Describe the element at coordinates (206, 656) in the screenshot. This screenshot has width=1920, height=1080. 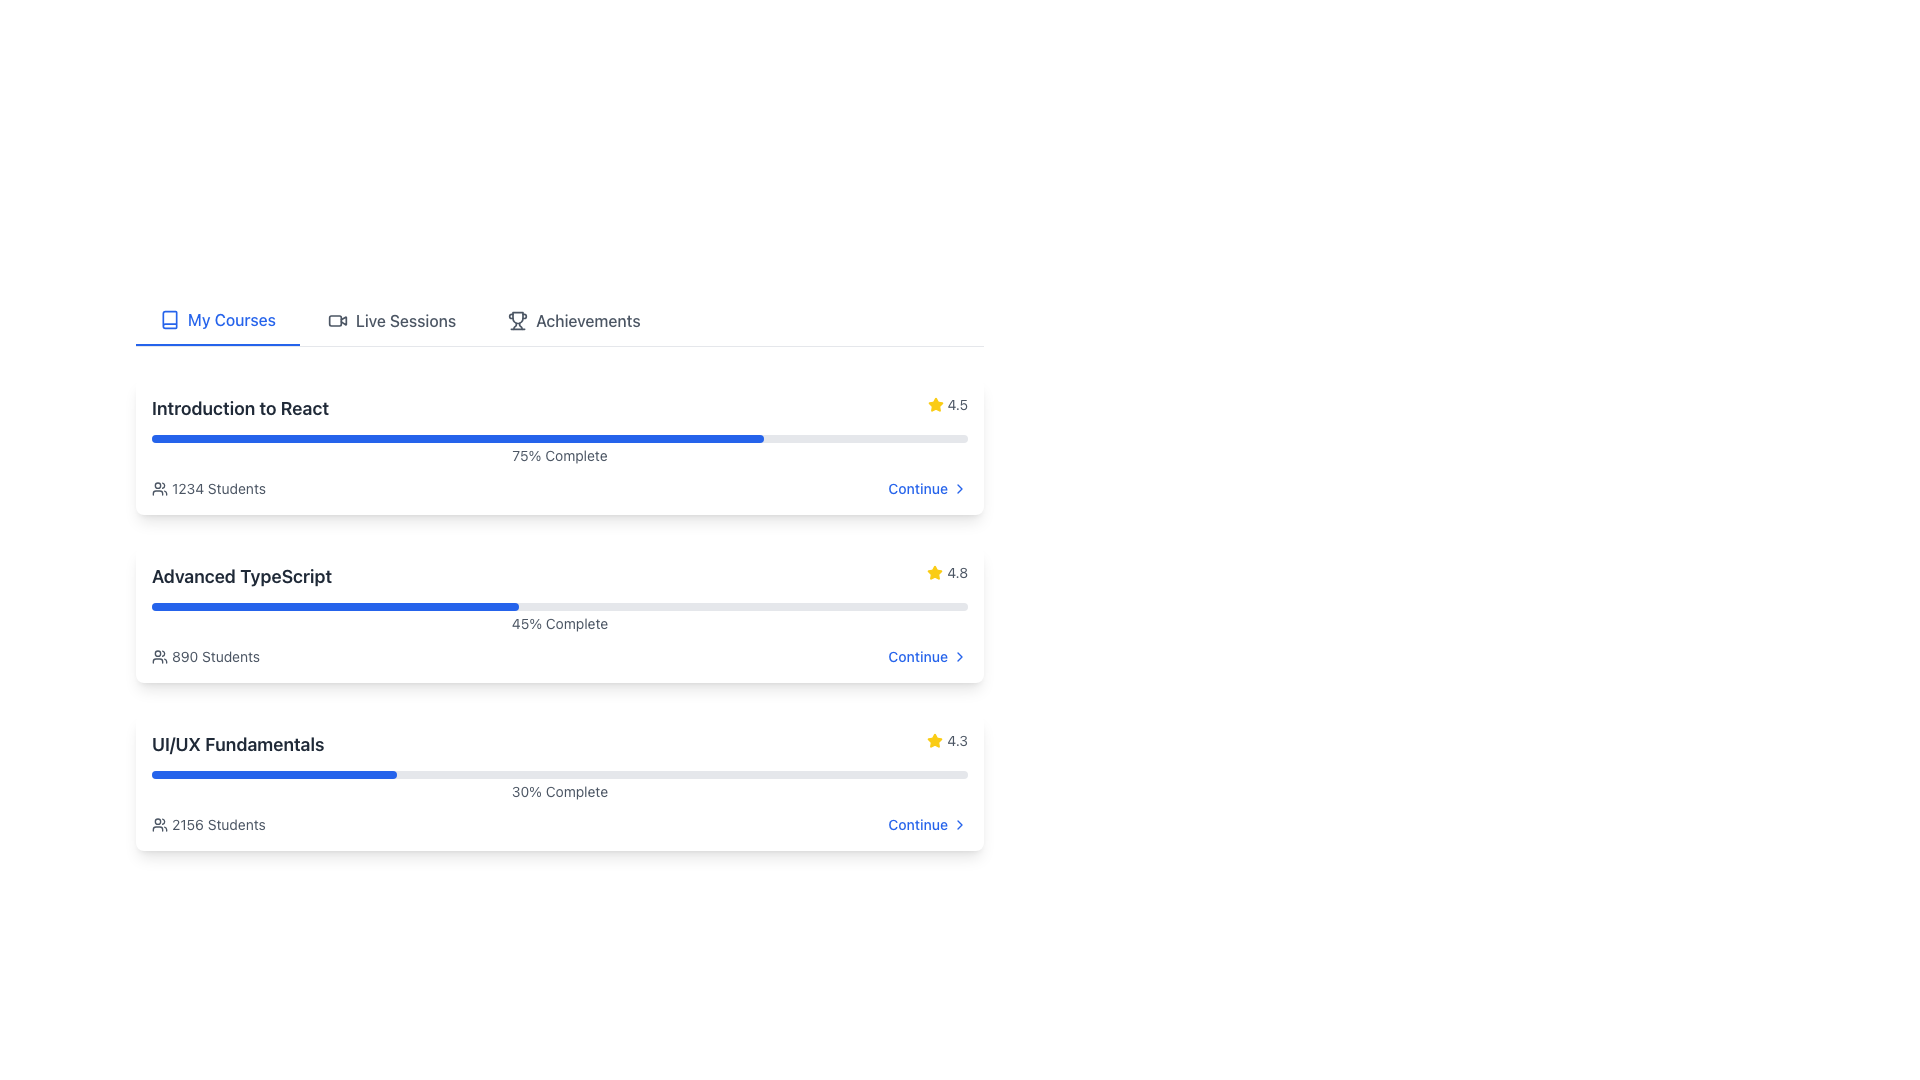
I see `the informational text indicating the number of students enrolled in the 'Advanced TypeScript' course, located at the bottom-left beneath the progress bar` at that location.